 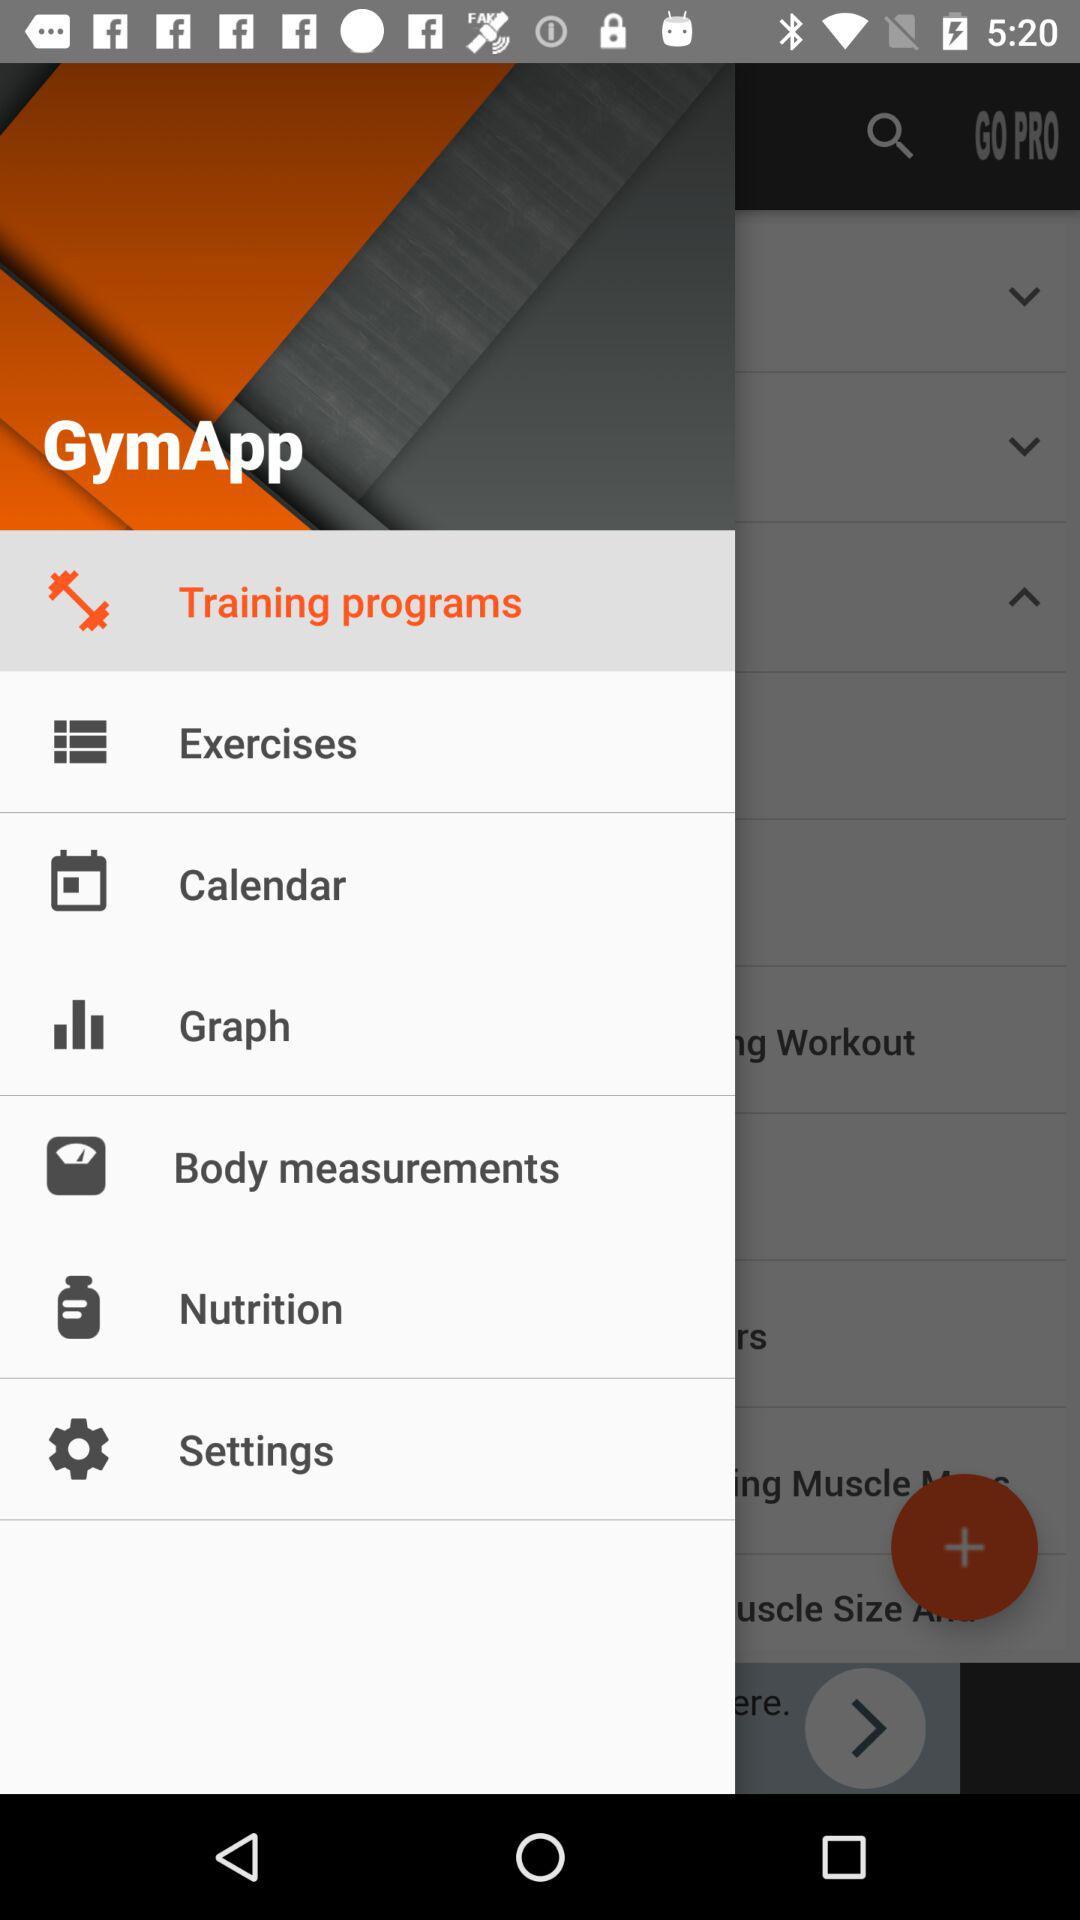 I want to click on search icon which is at the top of the page, so click(x=890, y=136).